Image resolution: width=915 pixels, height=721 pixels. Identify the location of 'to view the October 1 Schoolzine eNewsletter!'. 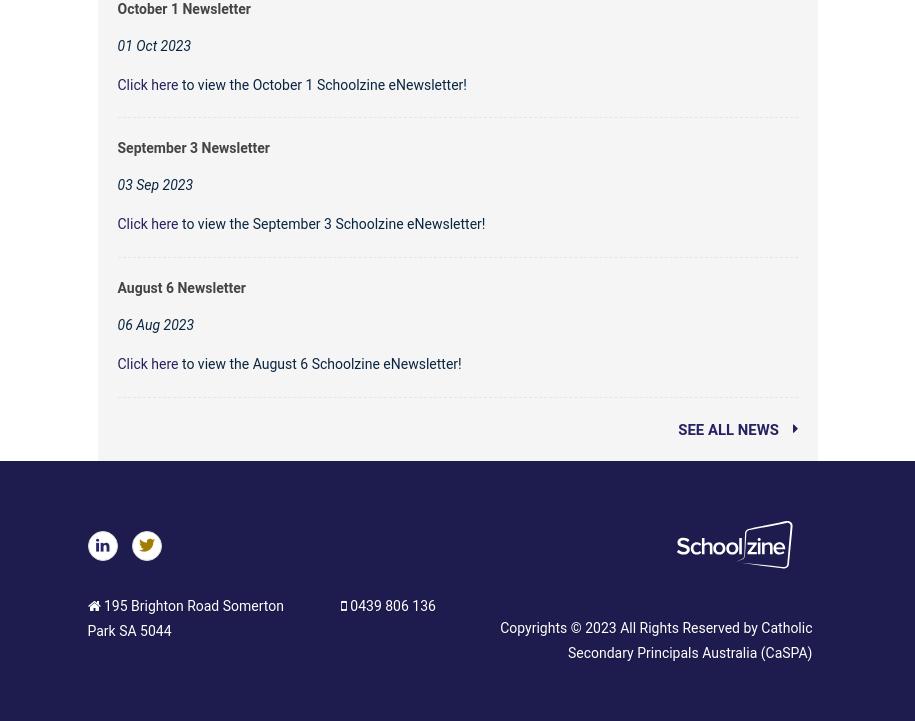
(321, 82).